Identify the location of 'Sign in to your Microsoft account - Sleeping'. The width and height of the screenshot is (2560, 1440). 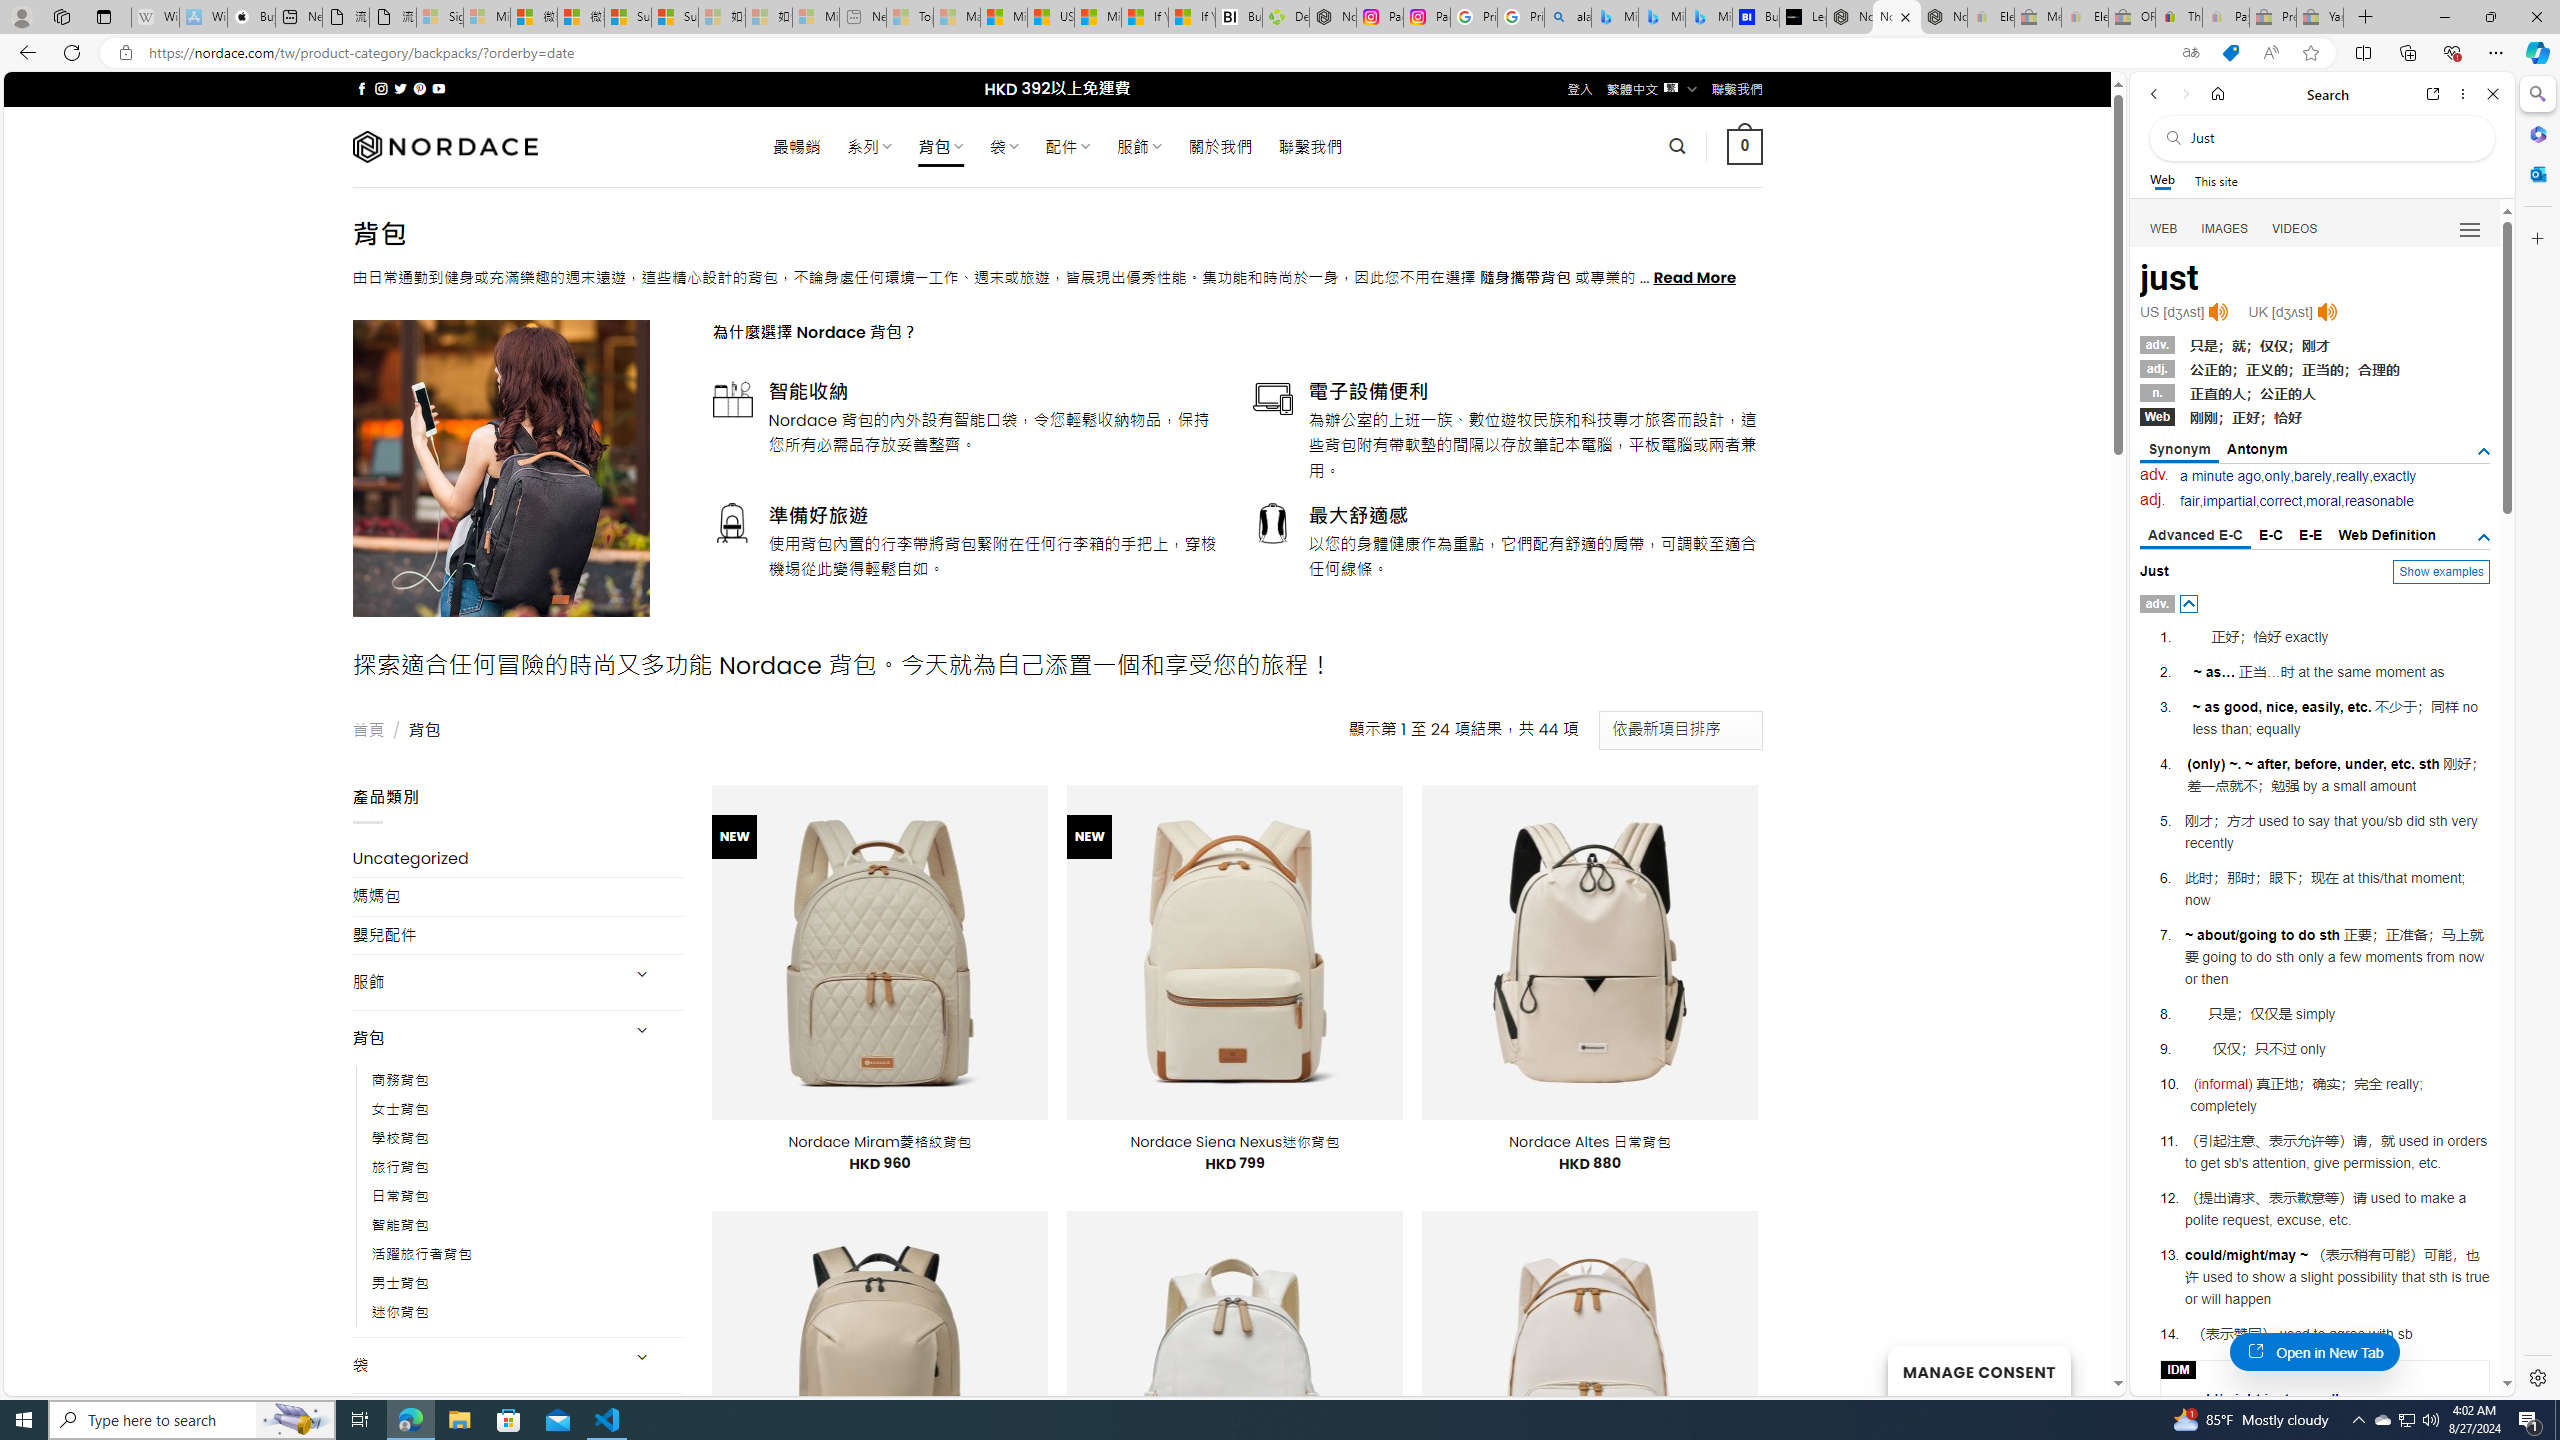
(439, 16).